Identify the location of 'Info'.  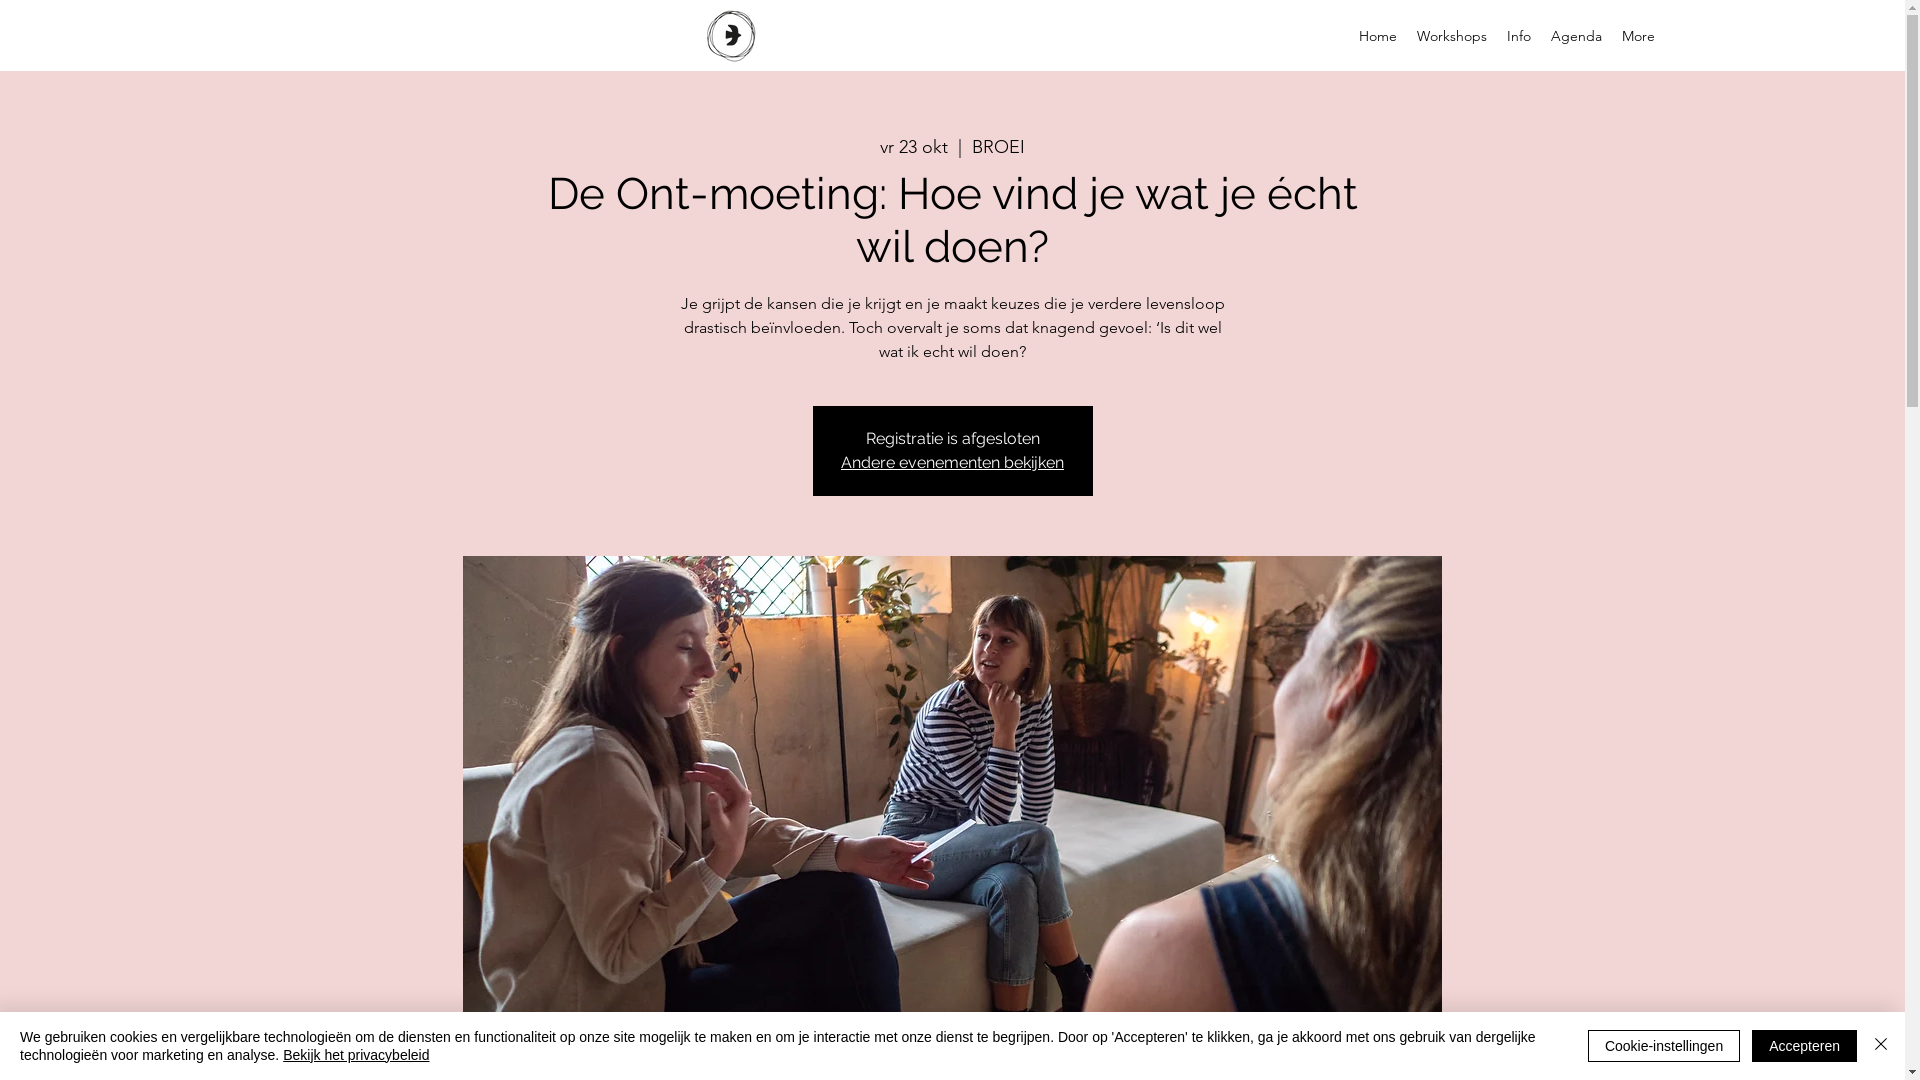
(1517, 35).